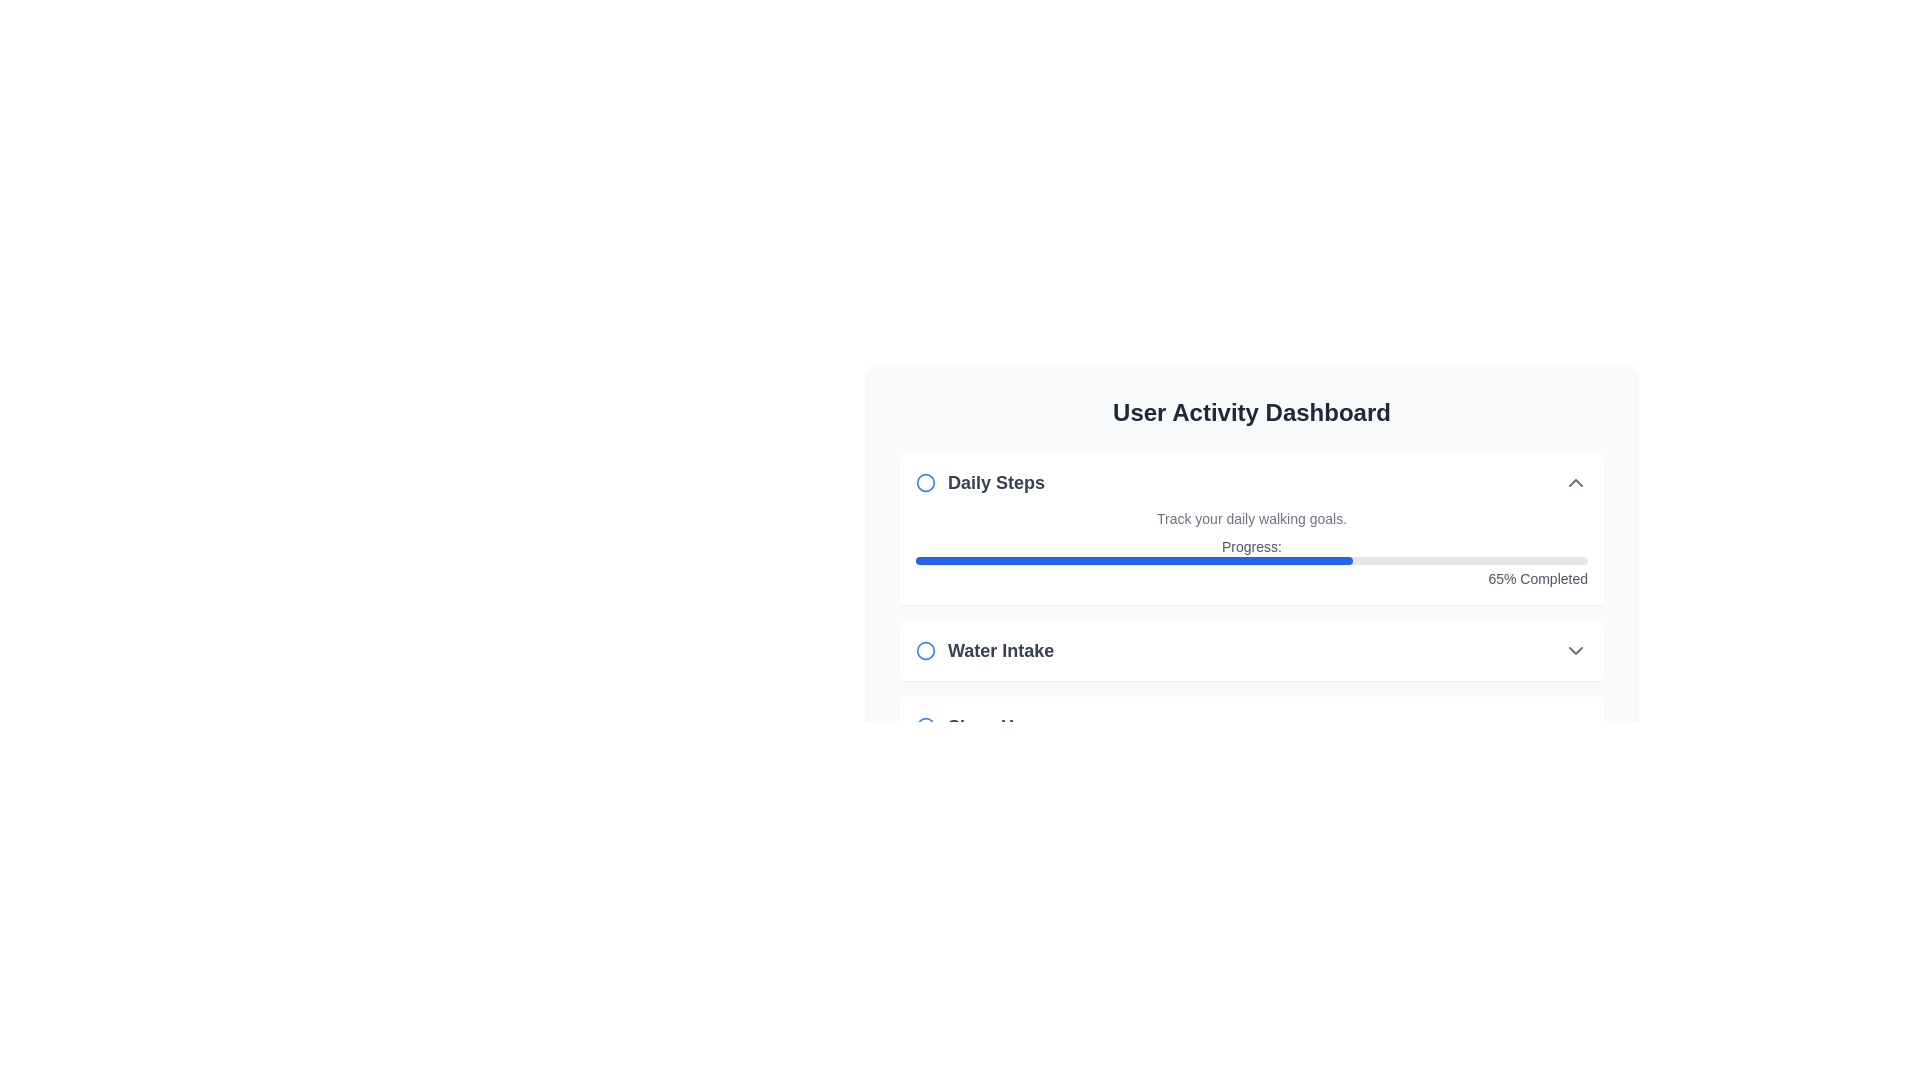 This screenshot has width=1920, height=1080. Describe the element at coordinates (1251, 547) in the screenshot. I see `the text label indicating the progress status of a task or activity, which is located above the progress bar and horizontally centered within its section` at that location.